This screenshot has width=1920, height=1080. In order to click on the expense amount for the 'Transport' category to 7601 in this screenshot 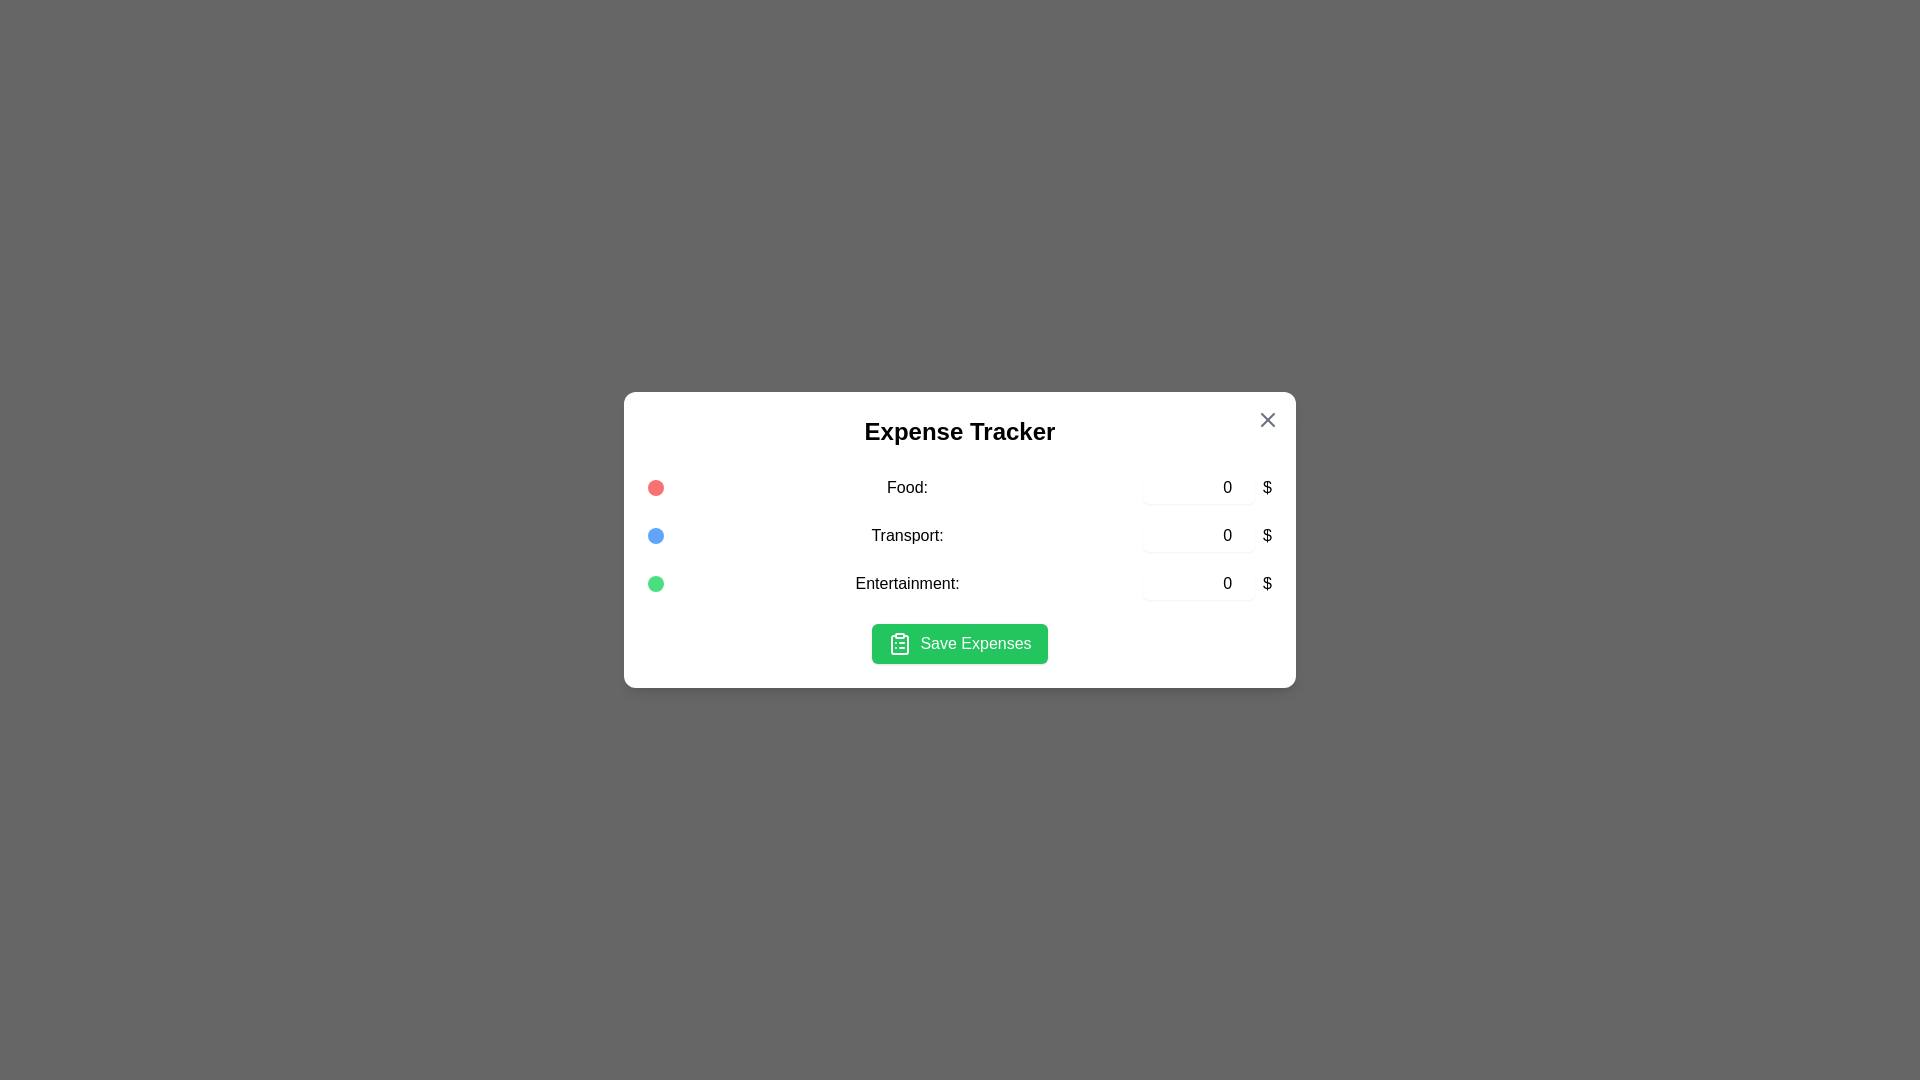, I will do `click(1199, 535)`.